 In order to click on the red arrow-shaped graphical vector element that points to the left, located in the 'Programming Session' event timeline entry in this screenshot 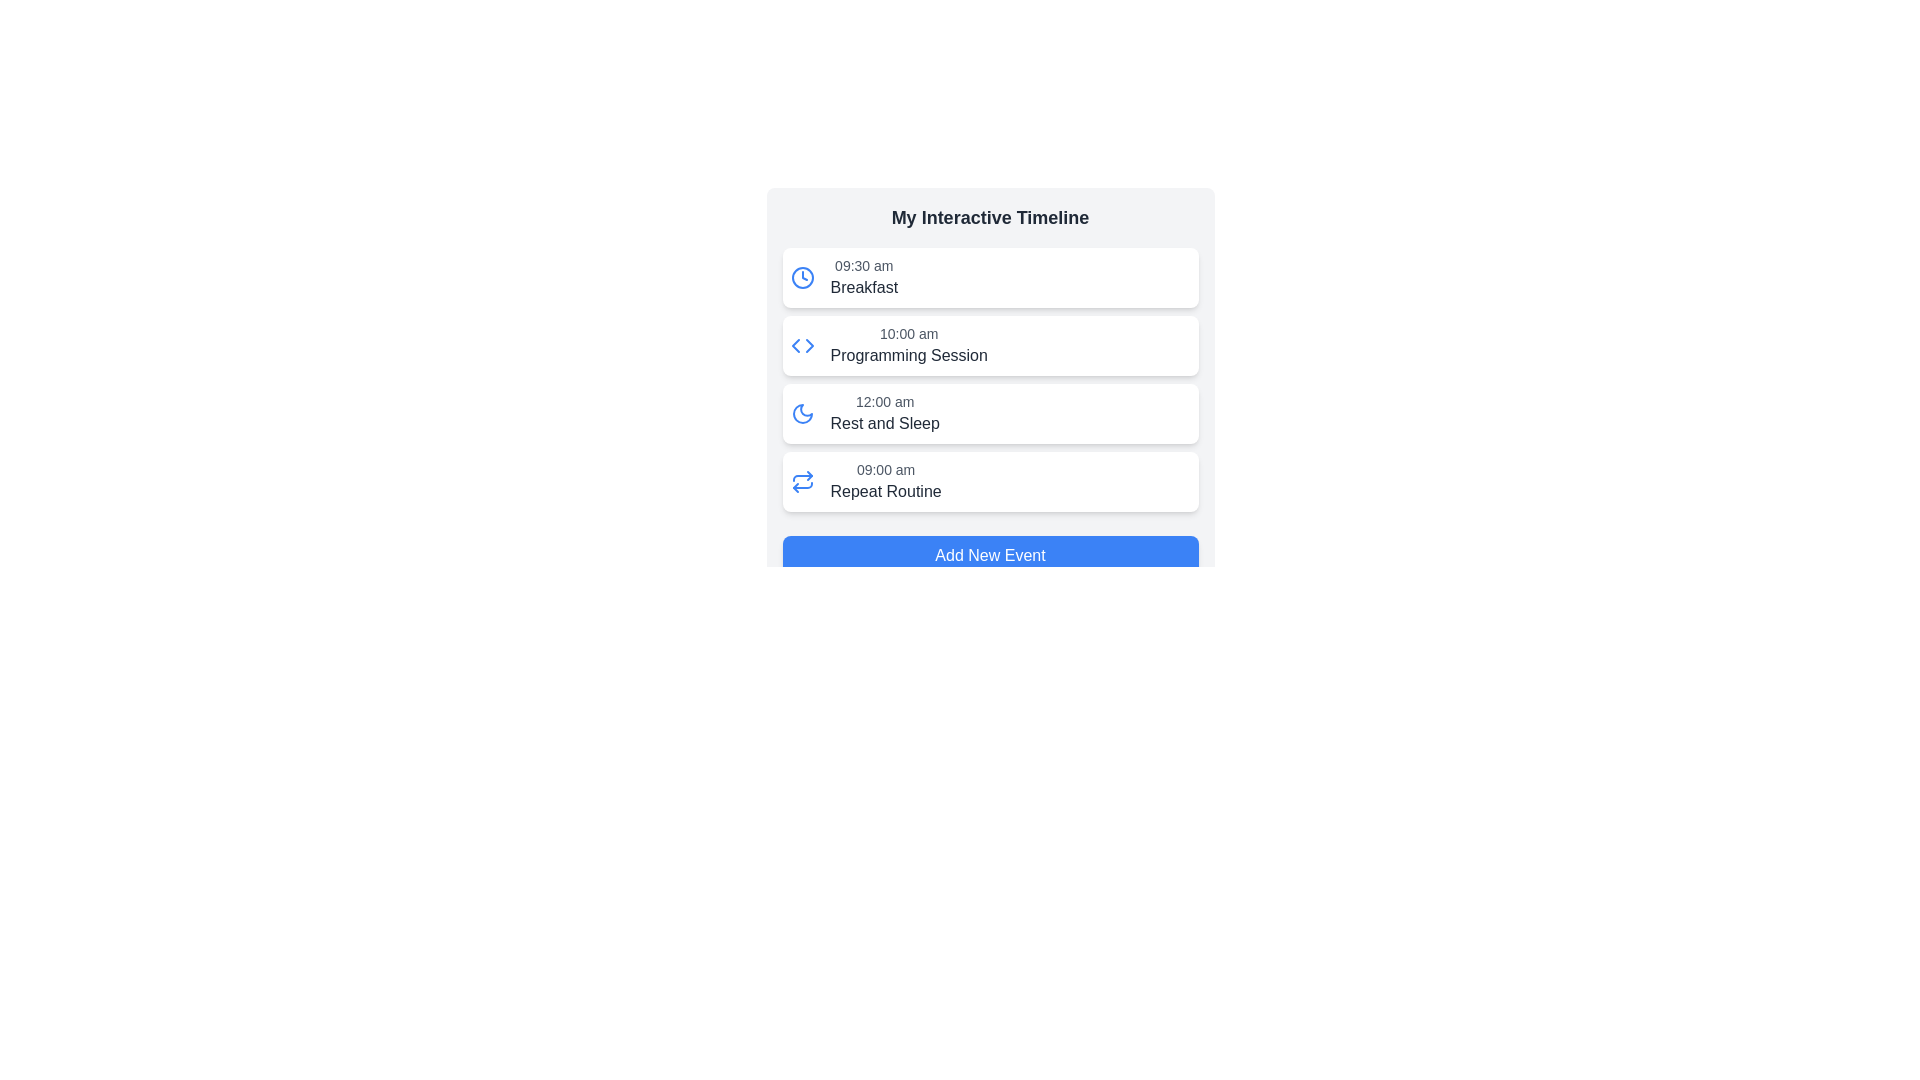, I will do `click(794, 345)`.